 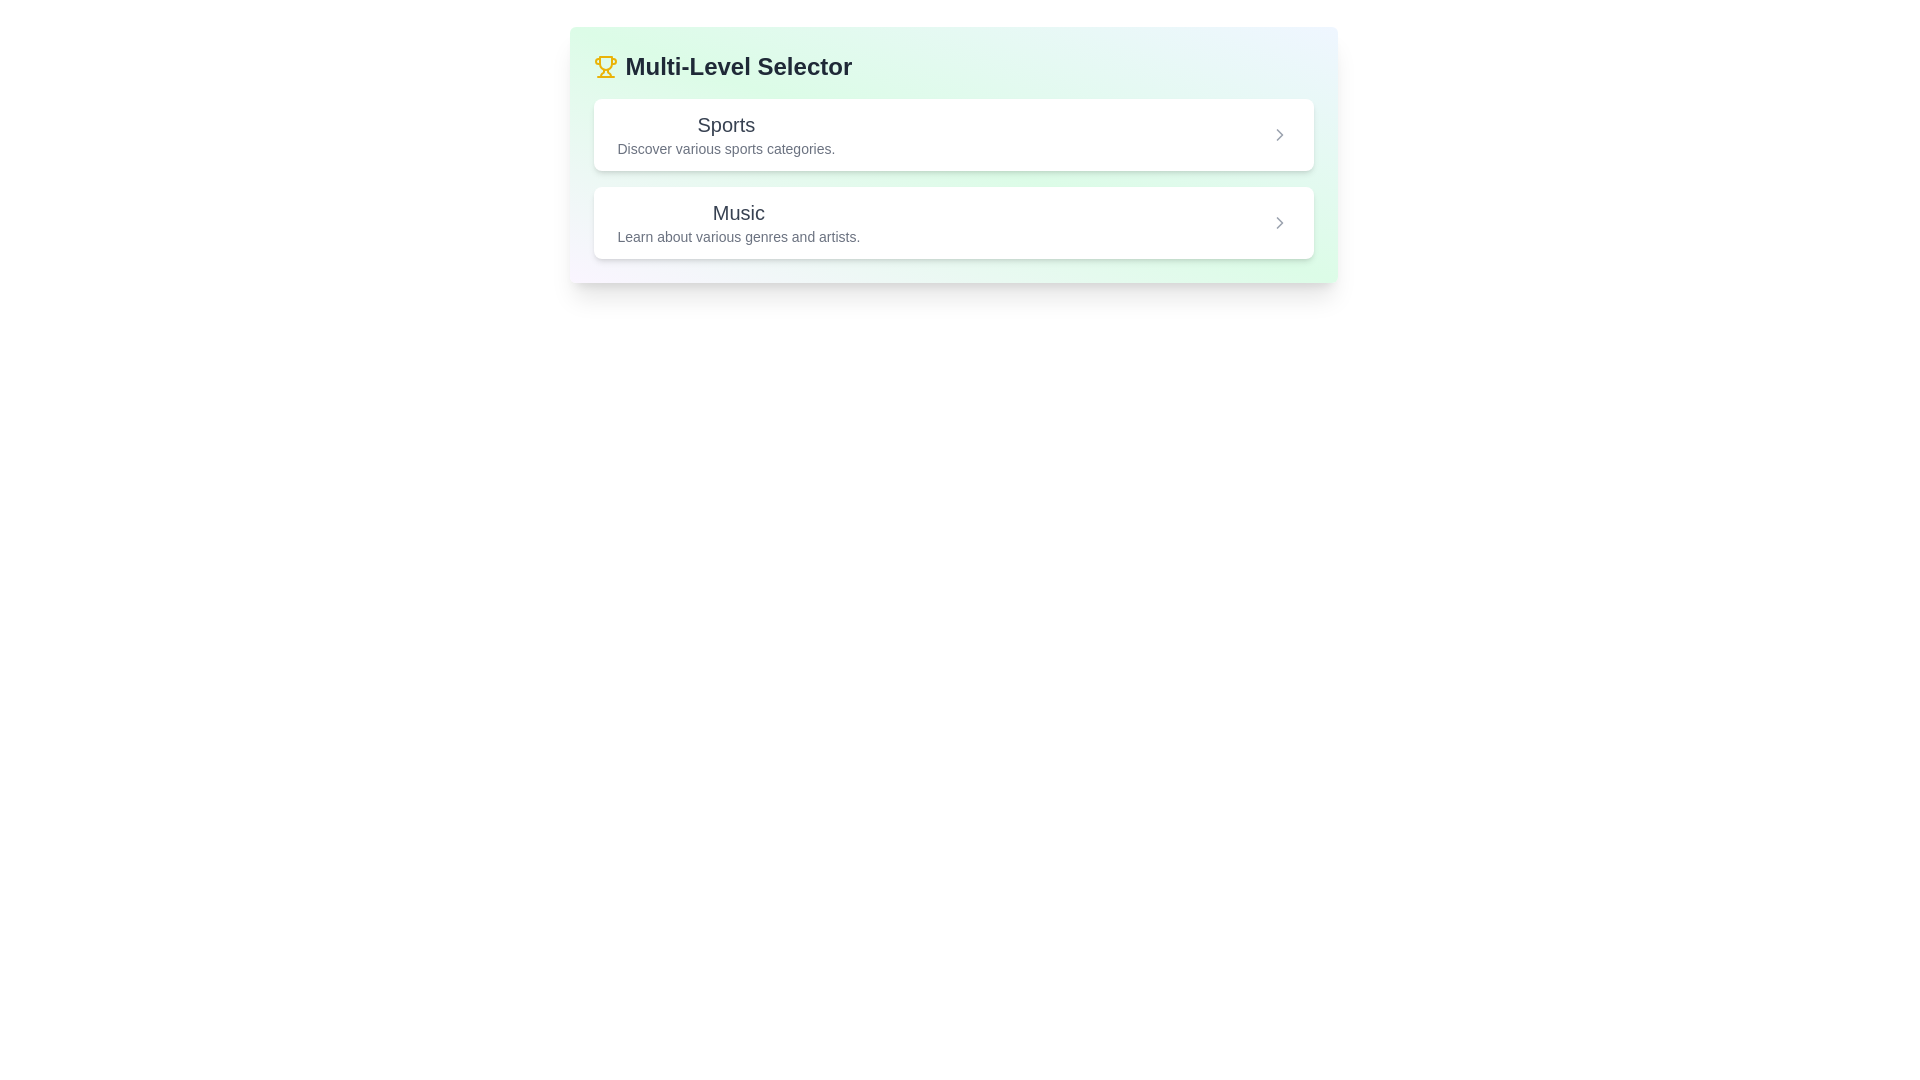 What do you see at coordinates (737, 235) in the screenshot?
I see `the Text label that provides contextual information related to the 'Music' category, positioned below the 'Sports' section and centered in the interface` at bounding box center [737, 235].